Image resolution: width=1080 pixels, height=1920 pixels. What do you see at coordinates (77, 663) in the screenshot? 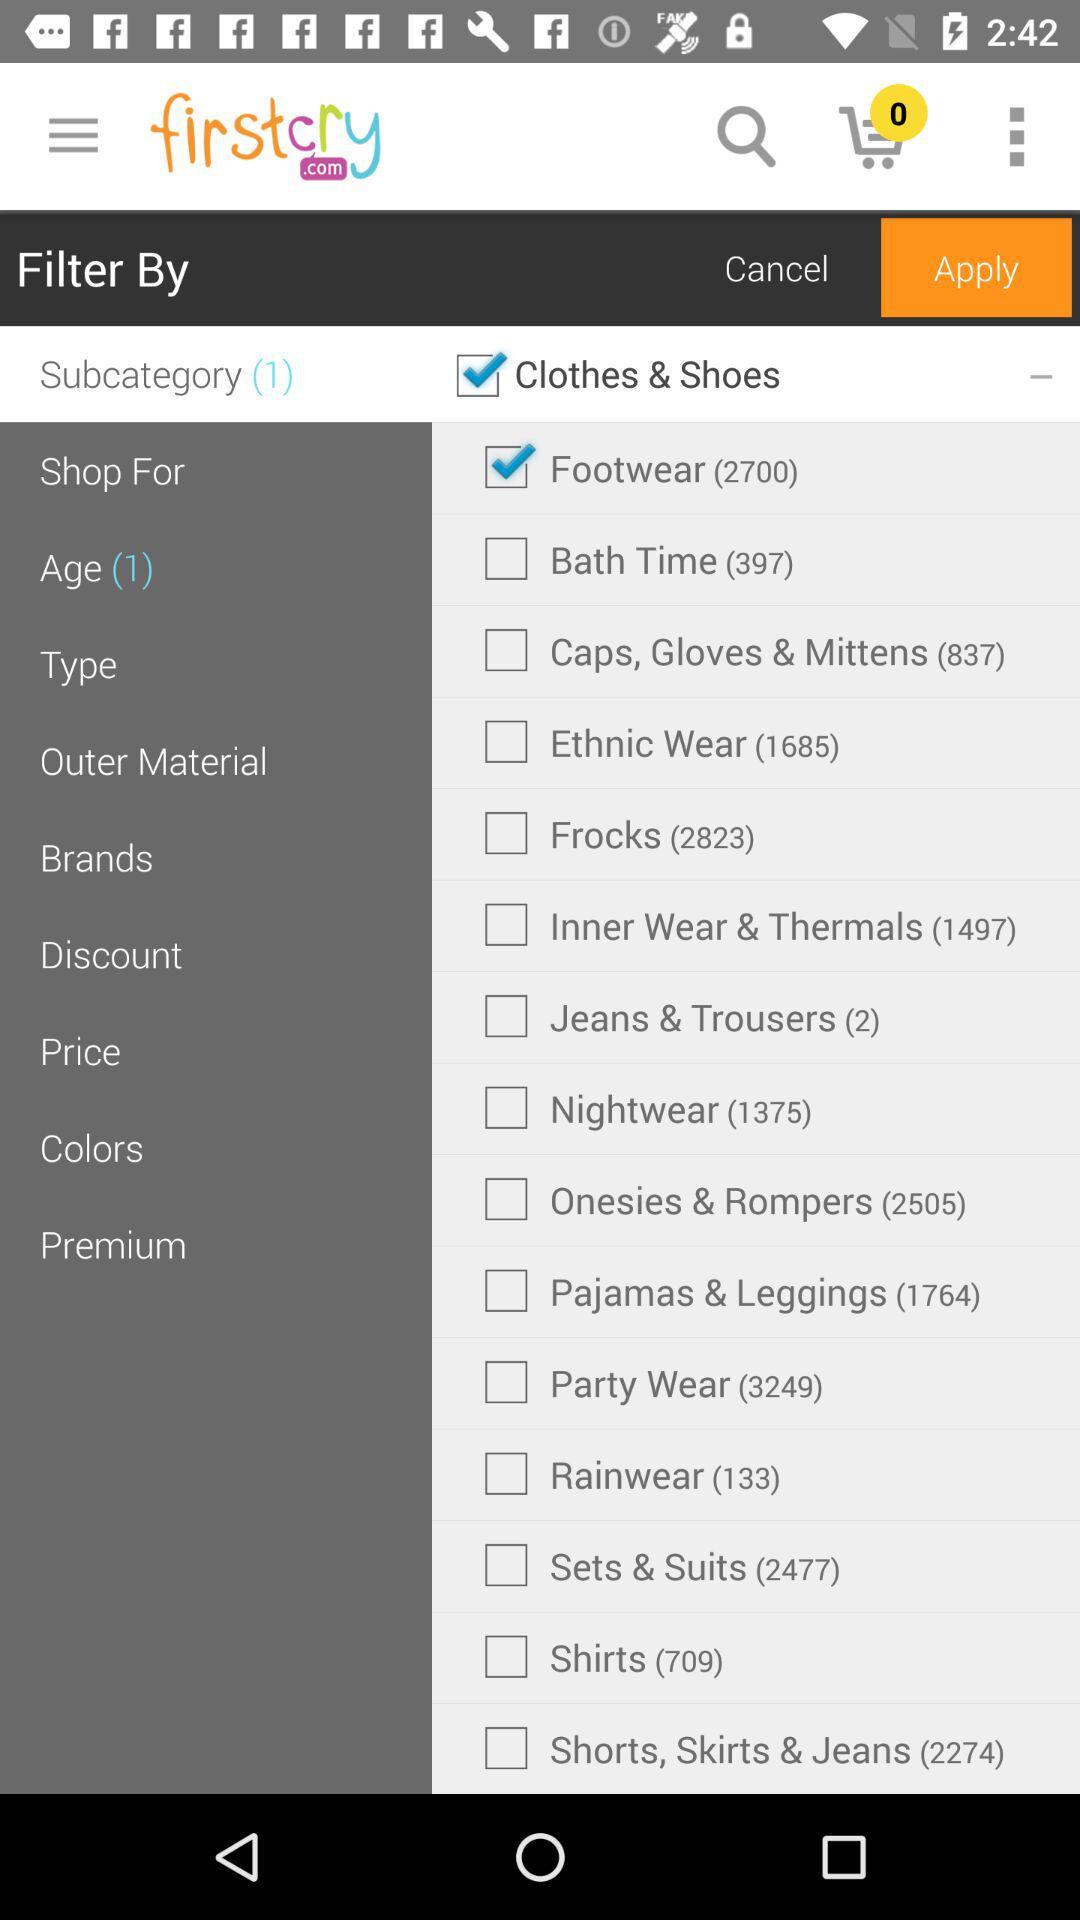
I see `icon below age (1)` at bounding box center [77, 663].